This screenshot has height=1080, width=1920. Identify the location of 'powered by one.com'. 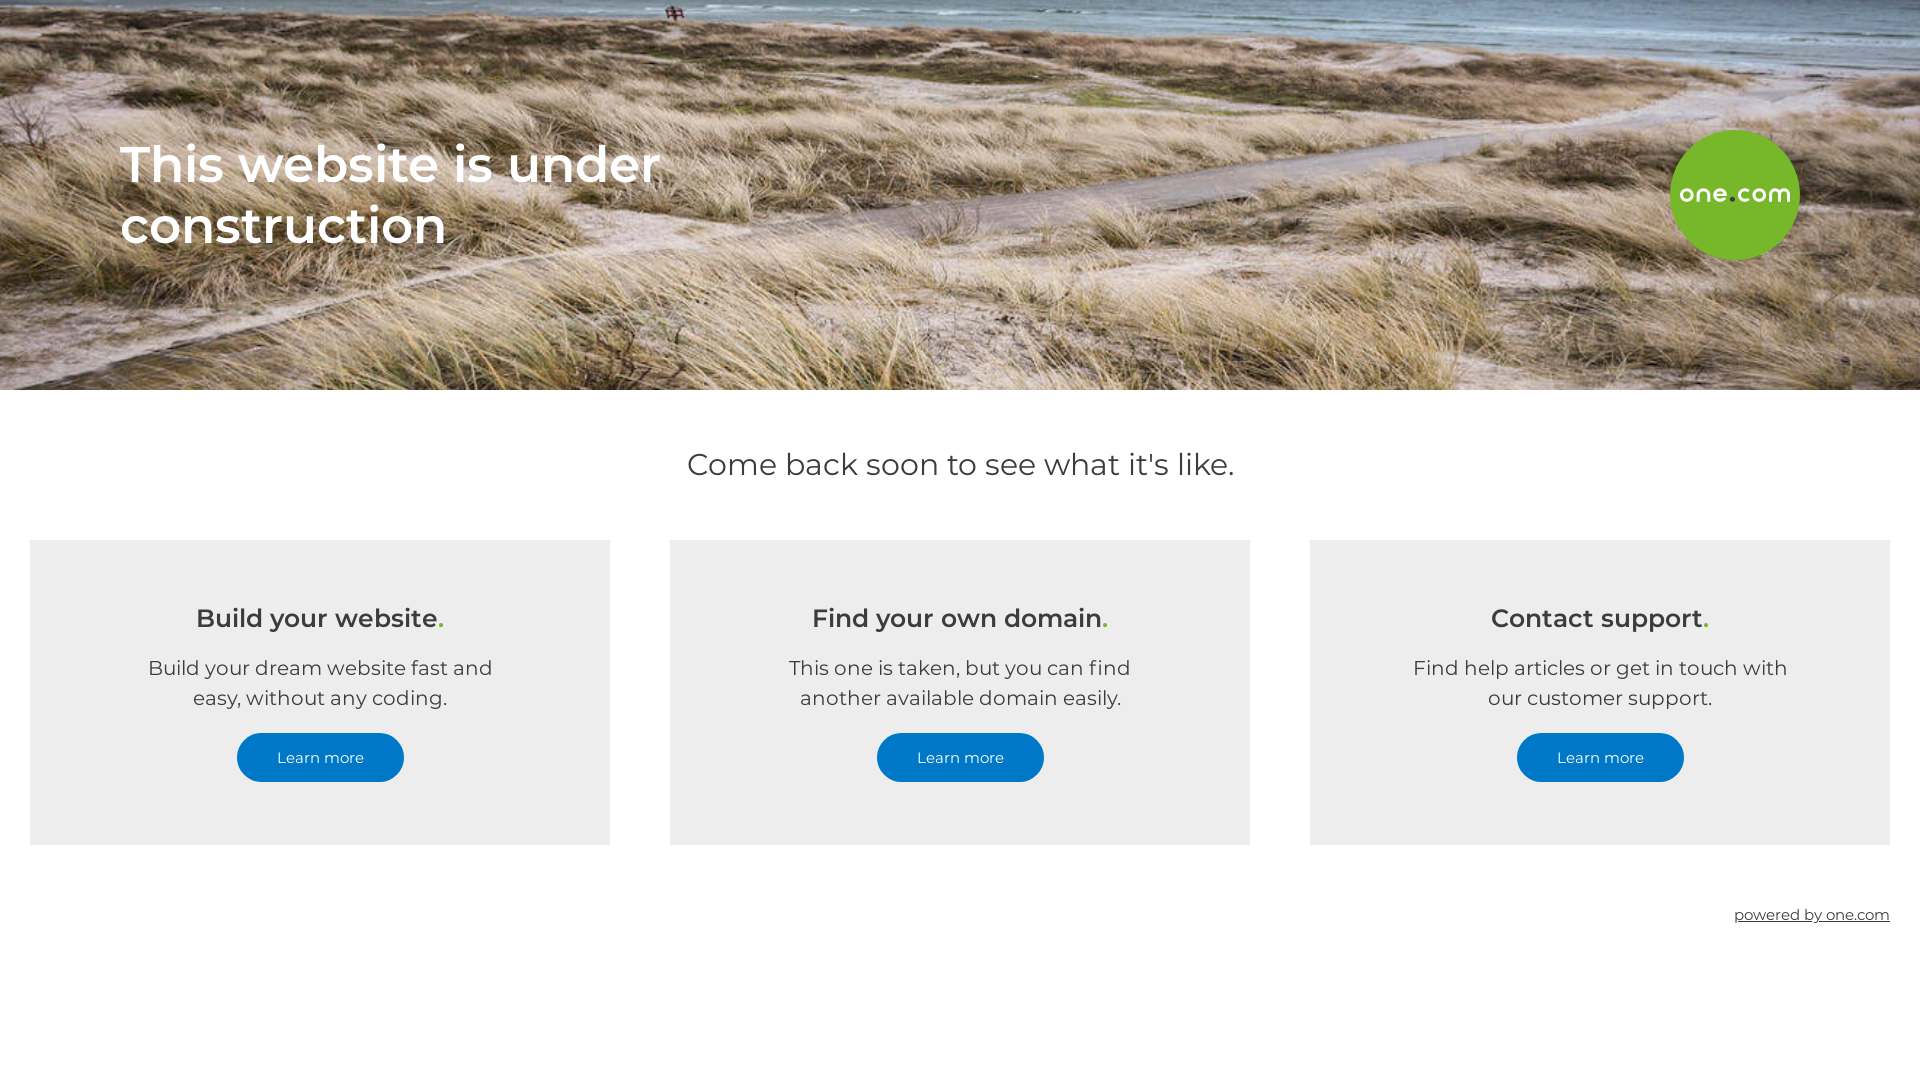
(1811, 914).